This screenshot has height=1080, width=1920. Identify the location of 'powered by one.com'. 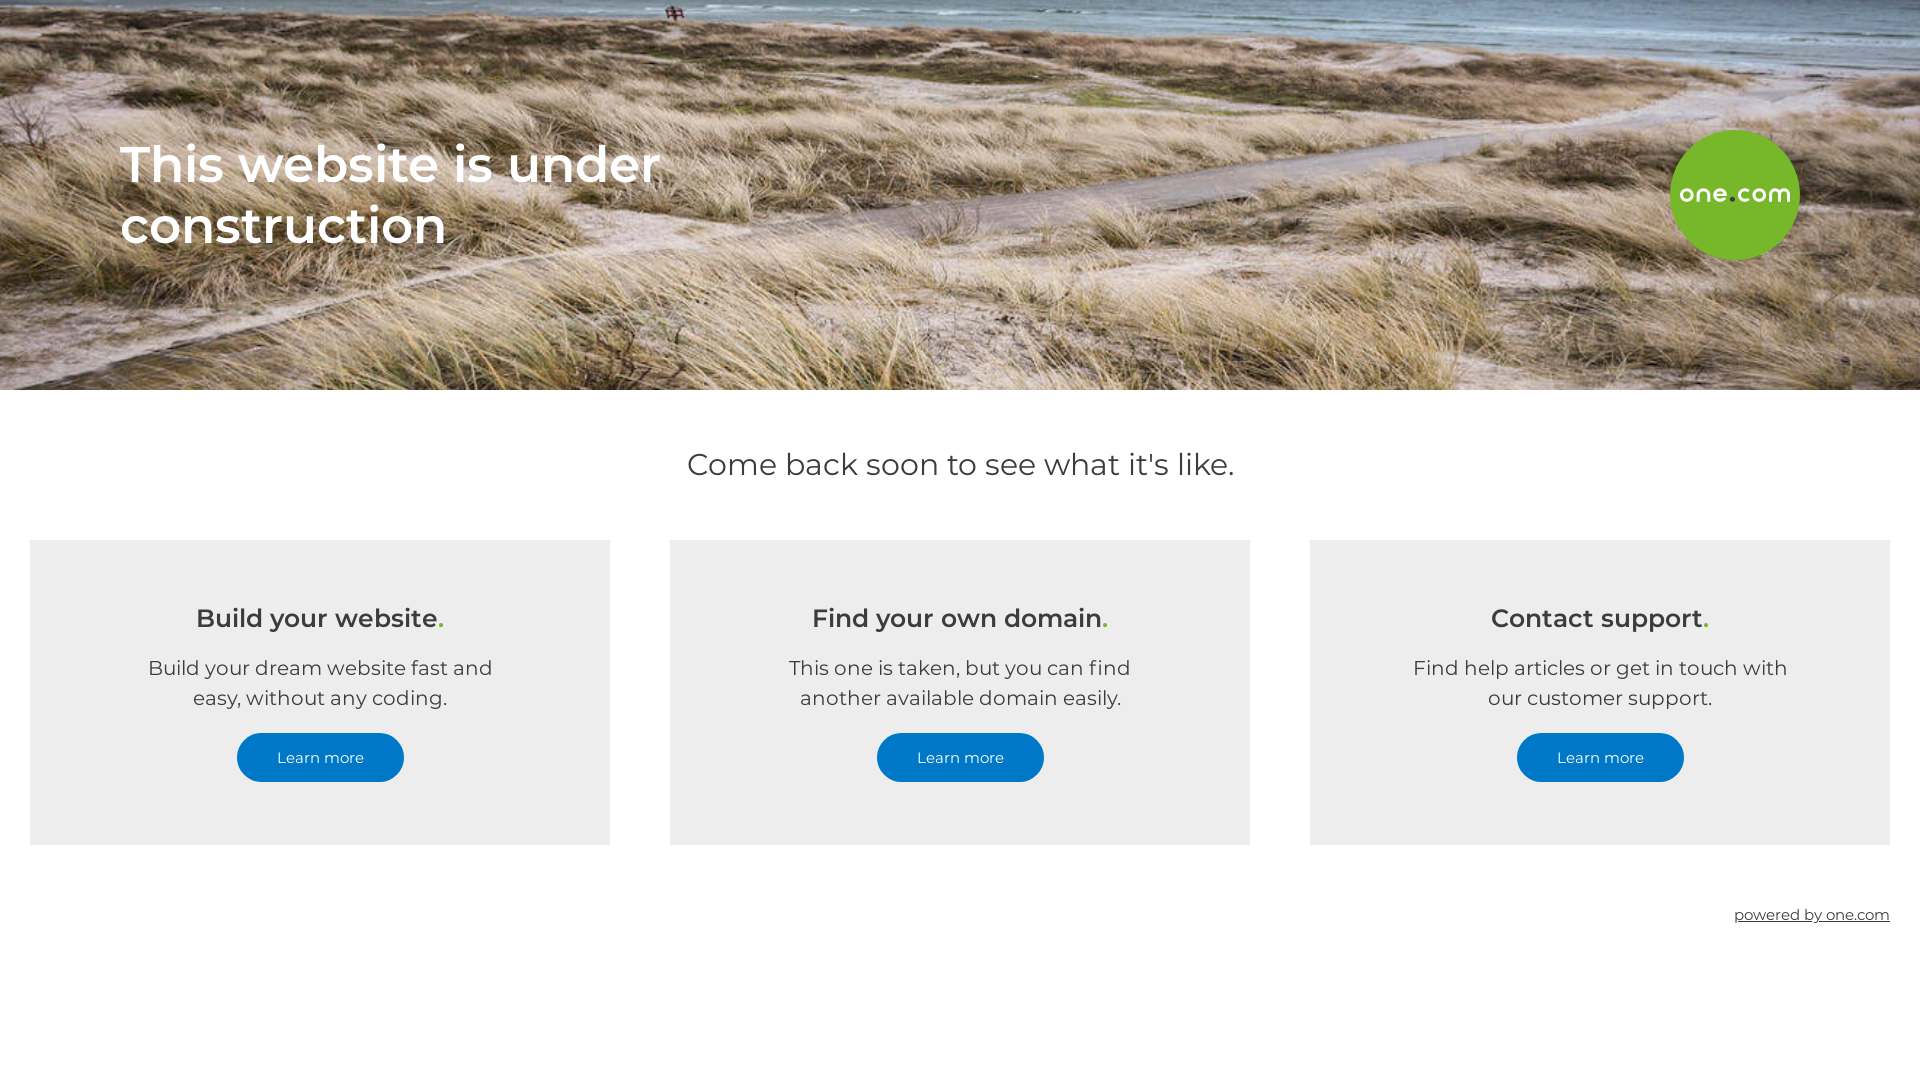
(1811, 914).